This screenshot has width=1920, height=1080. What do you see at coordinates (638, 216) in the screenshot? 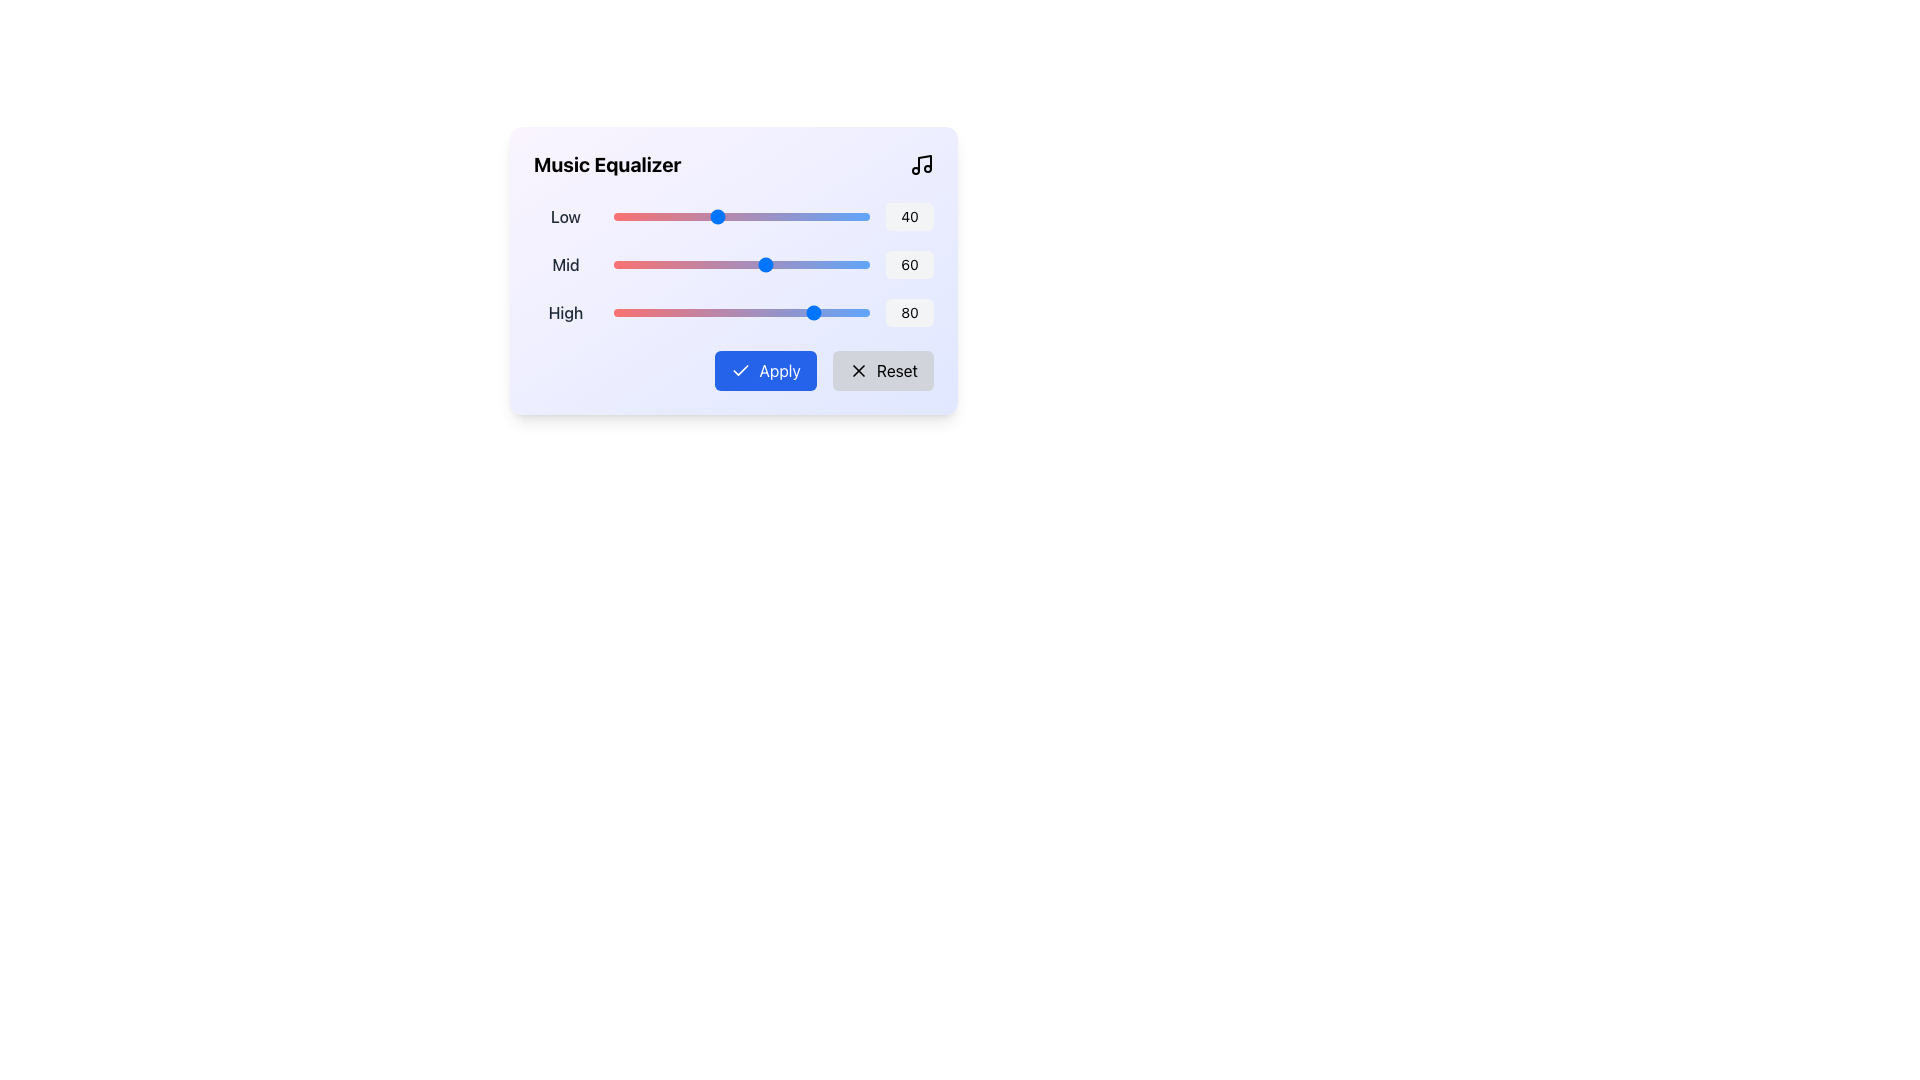
I see `the Low frequency equalizer value` at bounding box center [638, 216].